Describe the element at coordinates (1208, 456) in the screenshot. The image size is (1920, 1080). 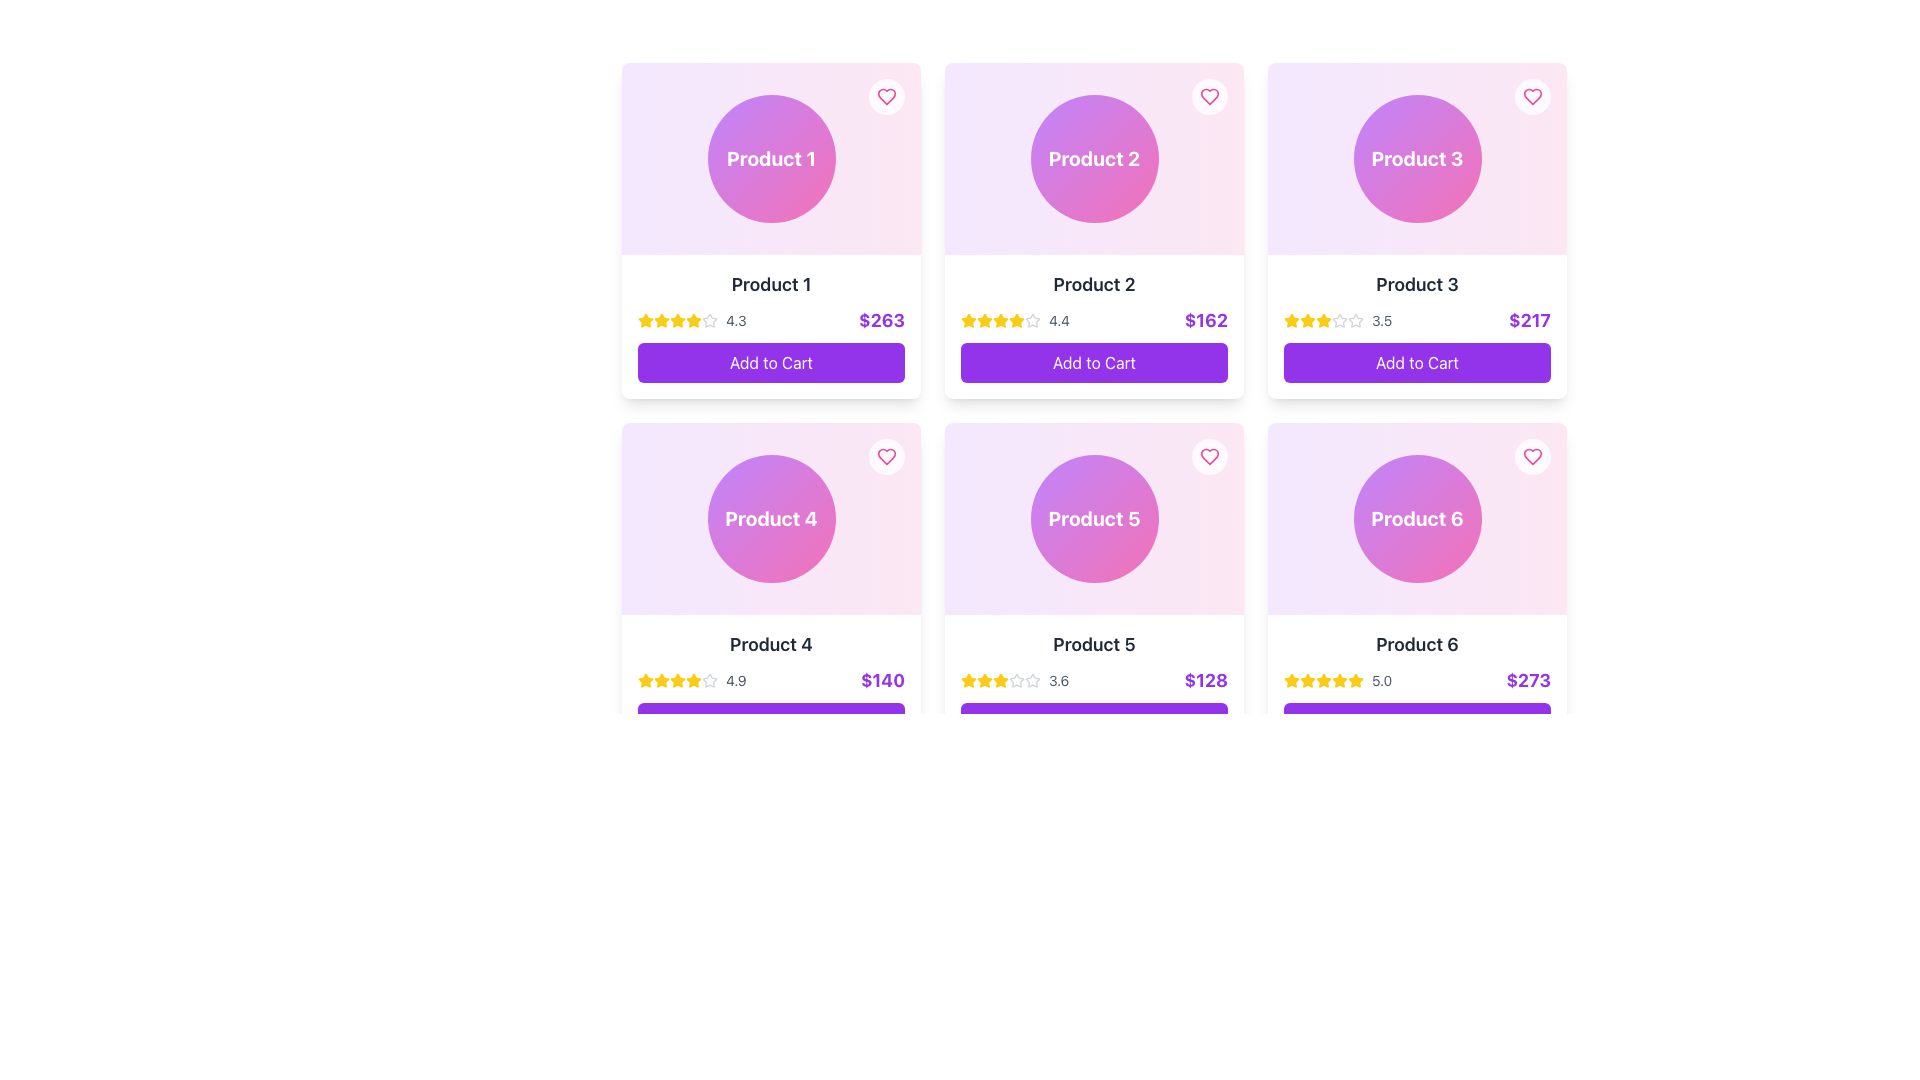
I see `the favorite button located in the upper-right corner of the card displaying 'Product 5' to mark or unmark the item as a favorite` at that location.